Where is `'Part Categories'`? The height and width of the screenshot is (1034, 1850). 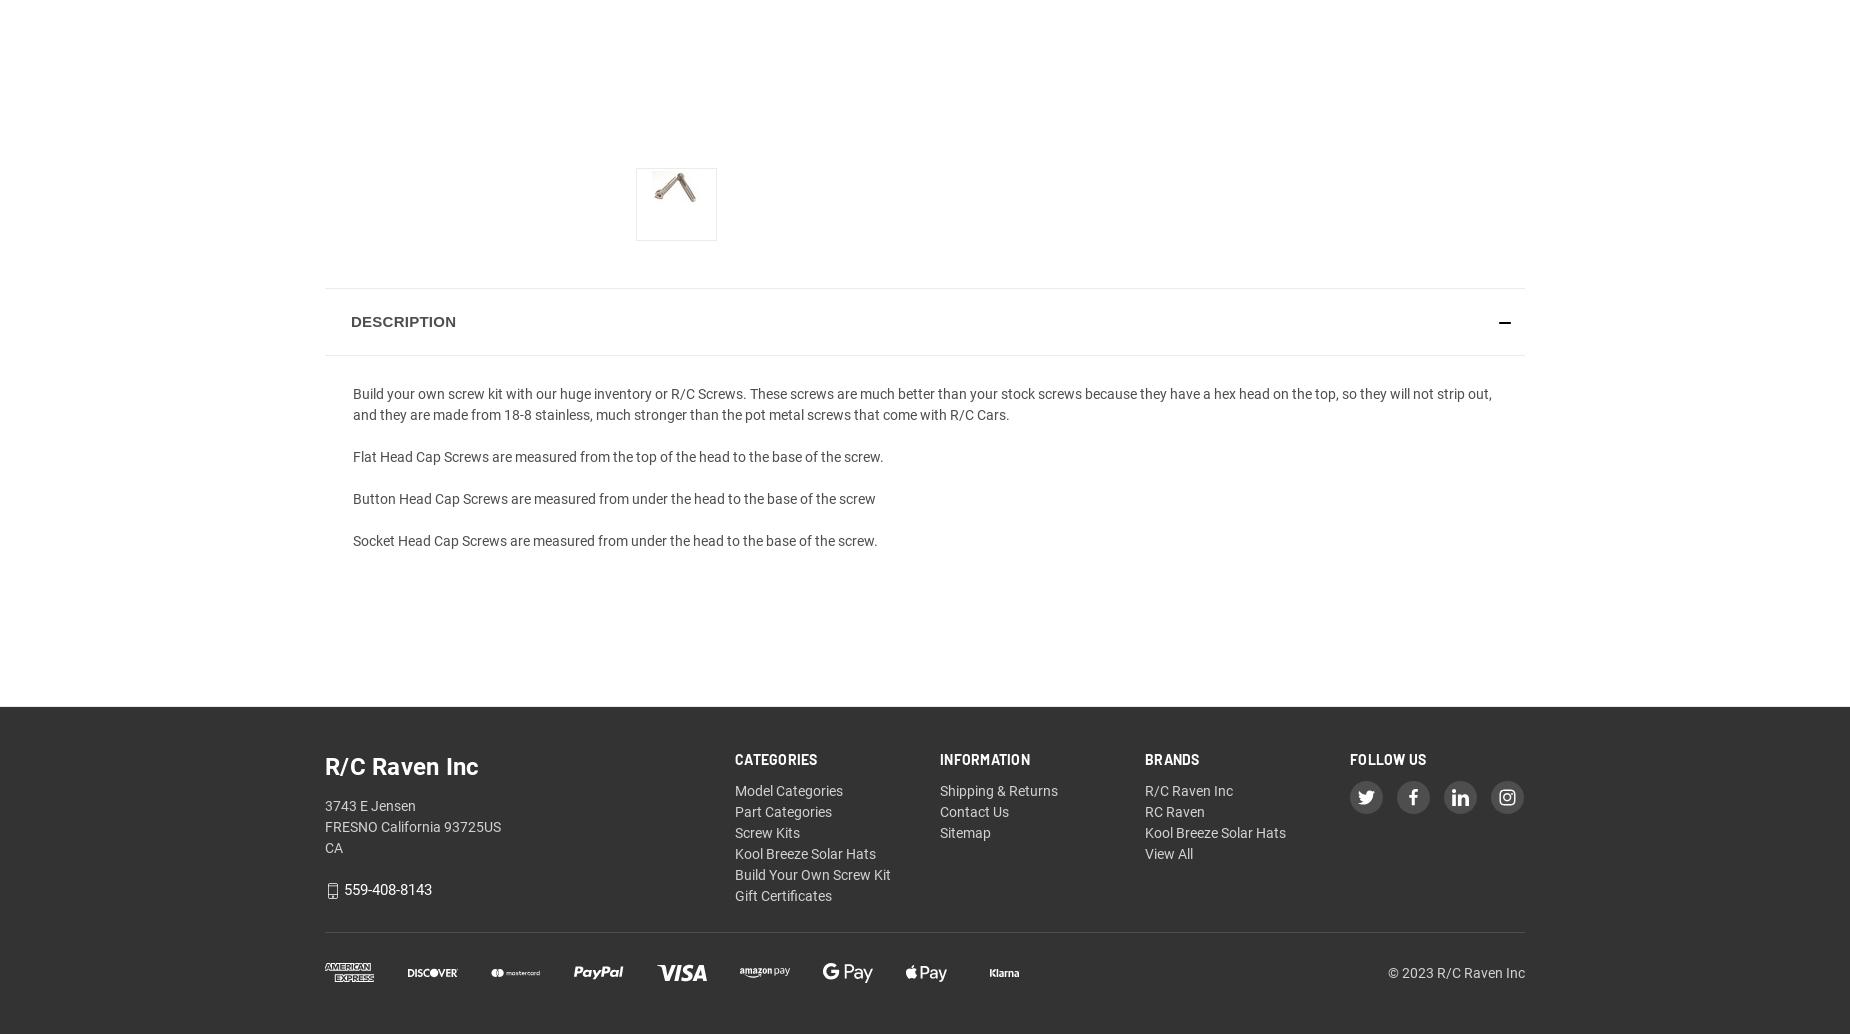
'Part Categories' is located at coordinates (783, 811).